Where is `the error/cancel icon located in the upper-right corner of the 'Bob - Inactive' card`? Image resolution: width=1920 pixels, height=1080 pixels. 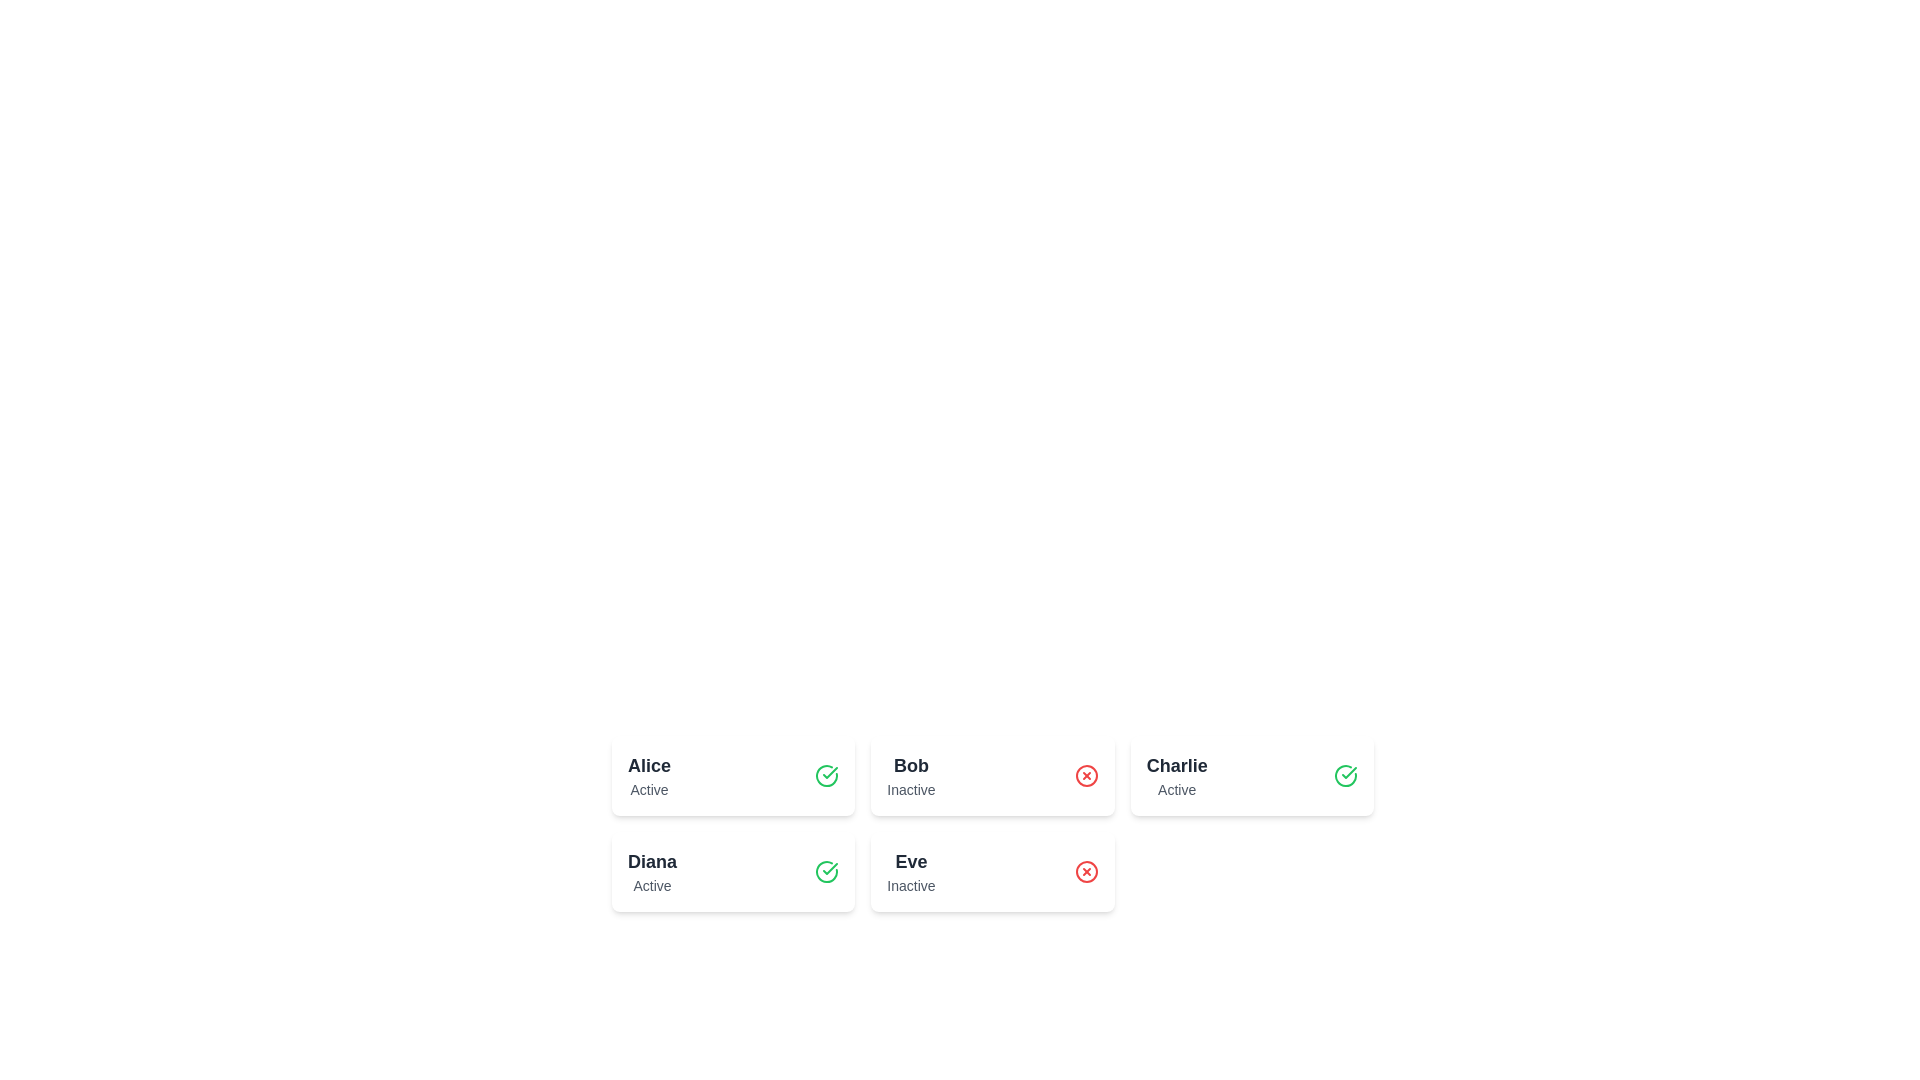 the error/cancel icon located in the upper-right corner of the 'Bob - Inactive' card is located at coordinates (1085, 774).